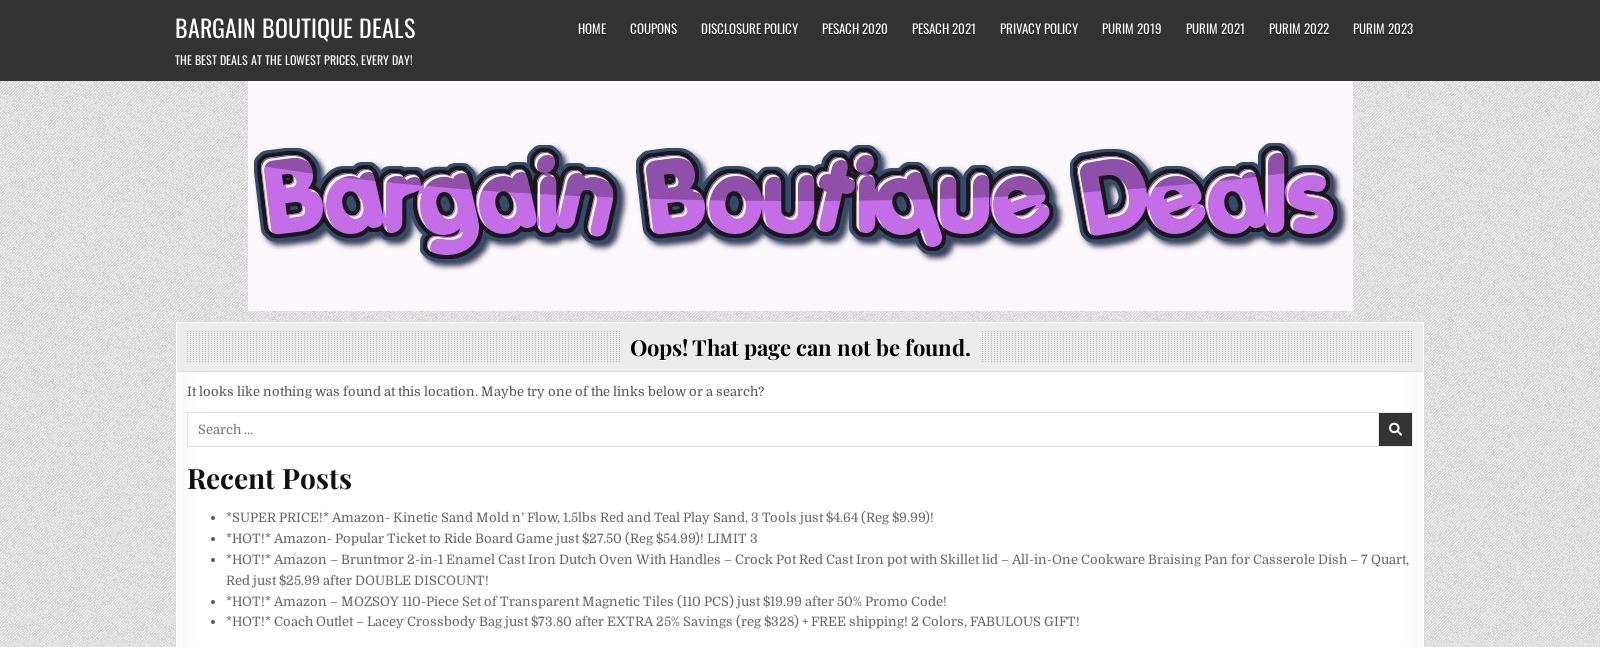 This screenshot has width=1600, height=647. Describe the element at coordinates (295, 25) in the screenshot. I see `'Bargain Boutique Deals'` at that location.